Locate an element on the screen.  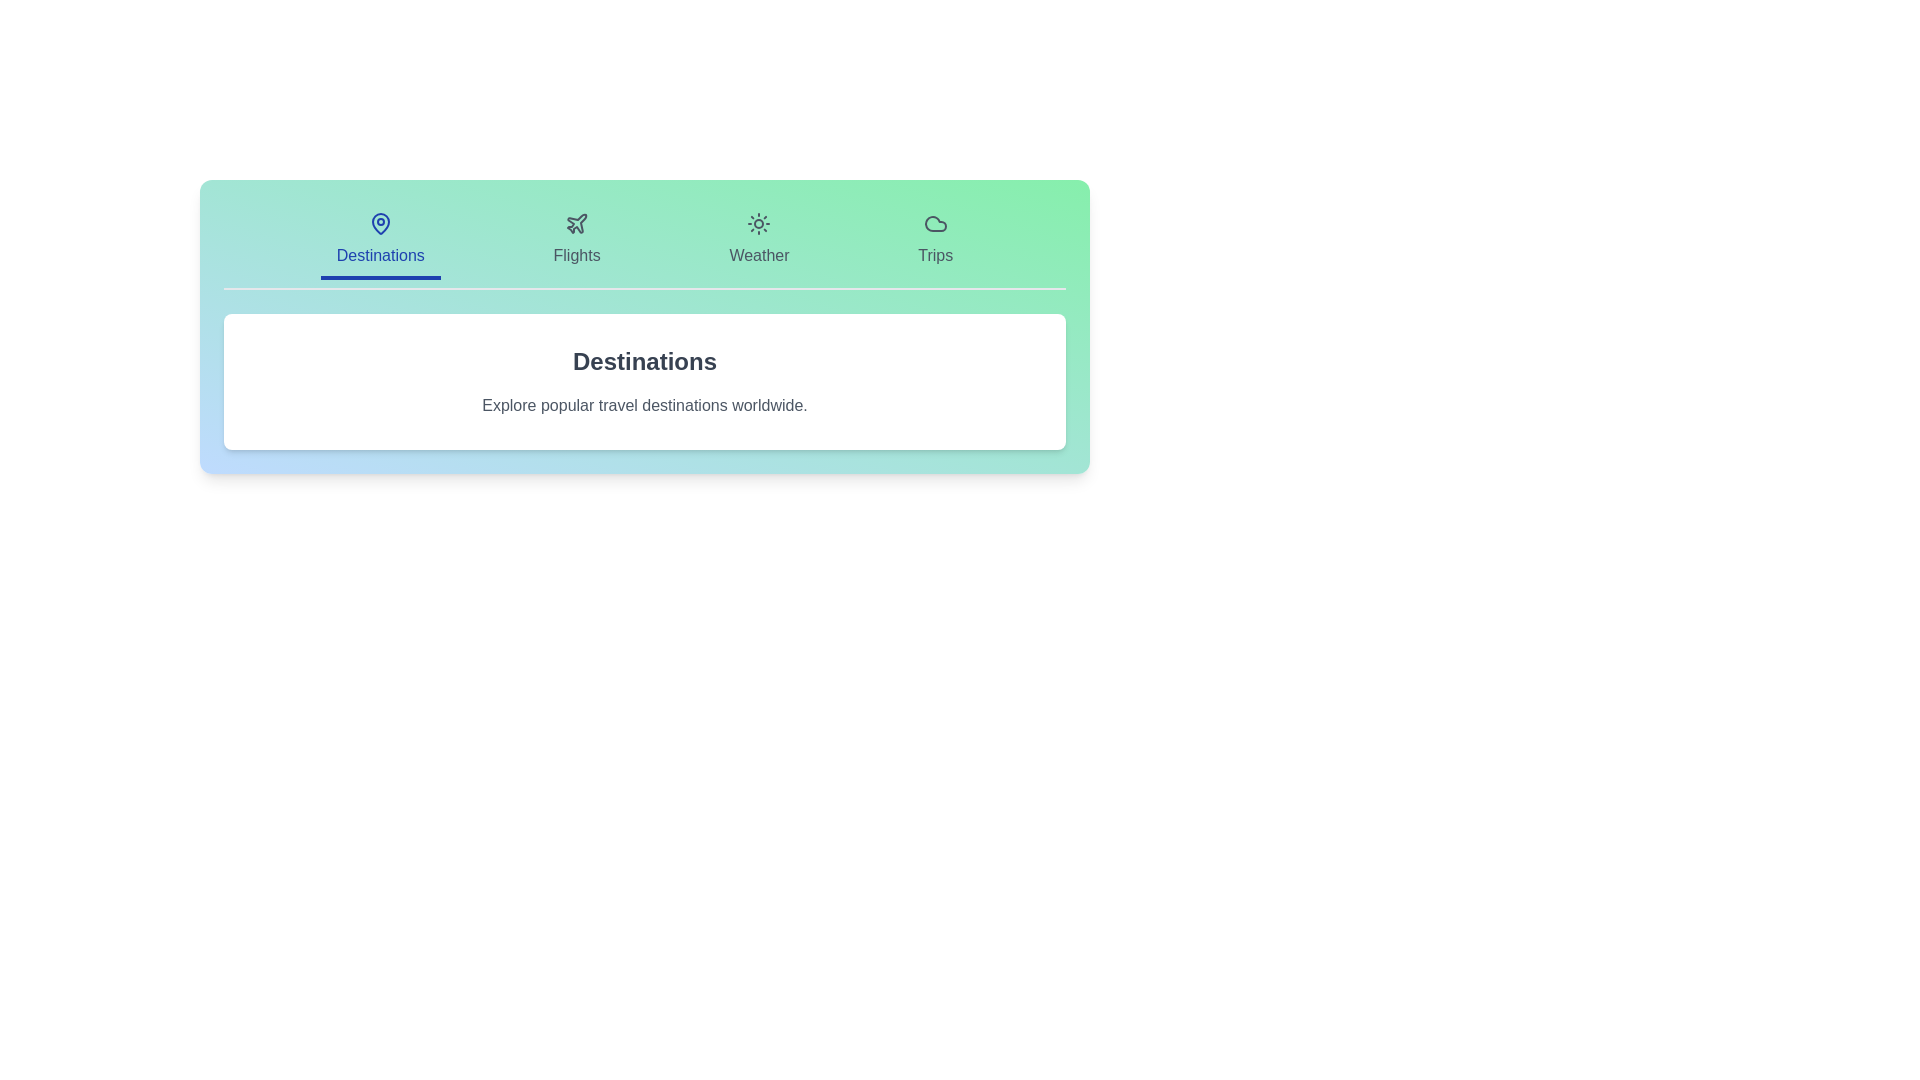
the tab labeled Trips is located at coordinates (934, 241).